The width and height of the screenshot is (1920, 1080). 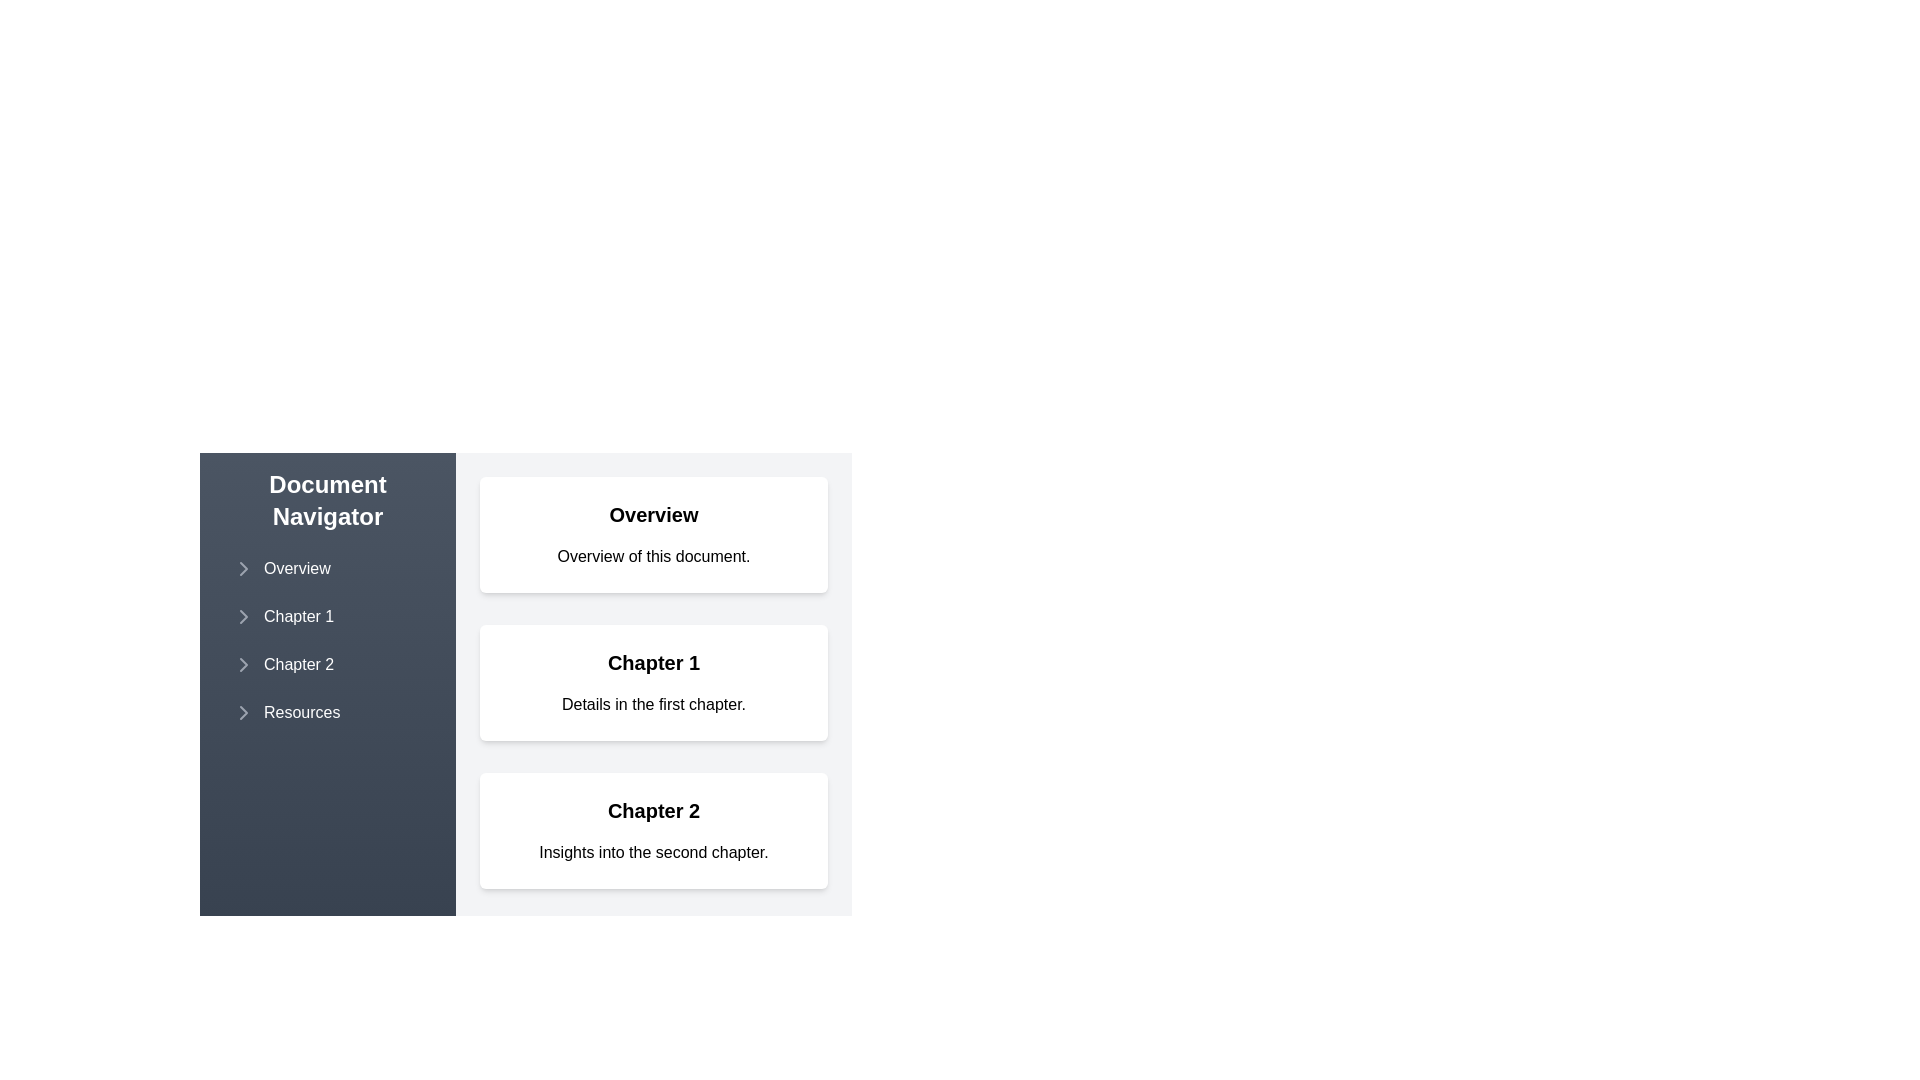 I want to click on the right-pointing arrow icon adjacent to 'Chapter 1' in the vertical navigation menu, so click(x=243, y=616).